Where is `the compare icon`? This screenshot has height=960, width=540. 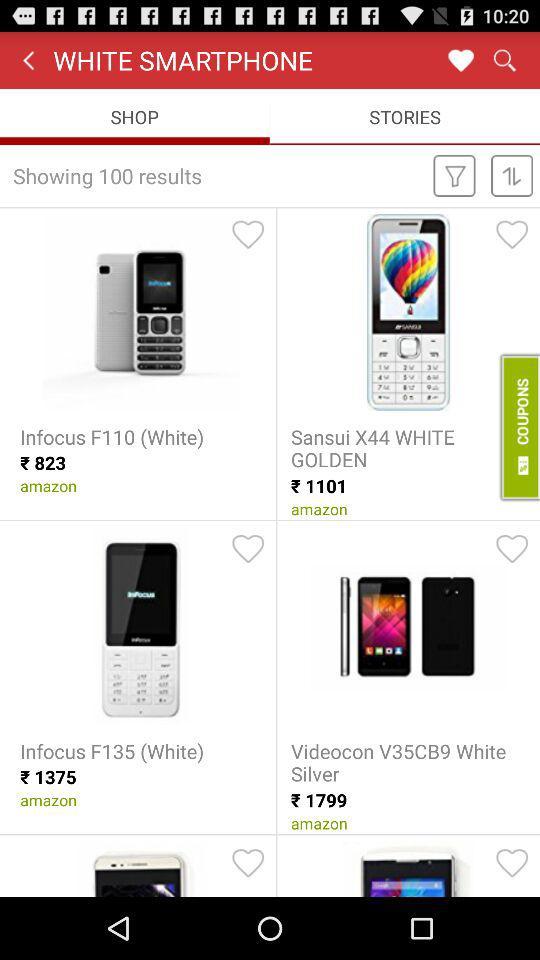
the compare icon is located at coordinates (512, 188).